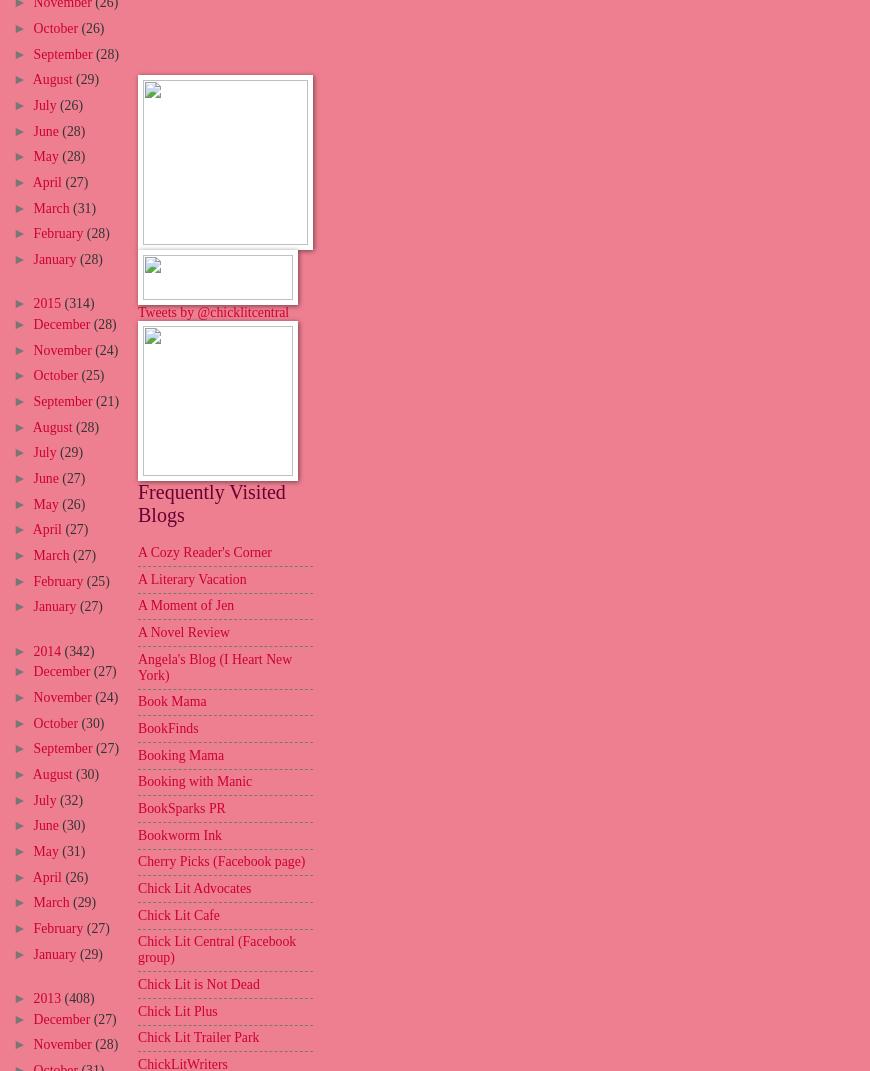 The image size is (870, 1071). What do you see at coordinates (136, 780) in the screenshot?
I see `'Booking with Manic'` at bounding box center [136, 780].